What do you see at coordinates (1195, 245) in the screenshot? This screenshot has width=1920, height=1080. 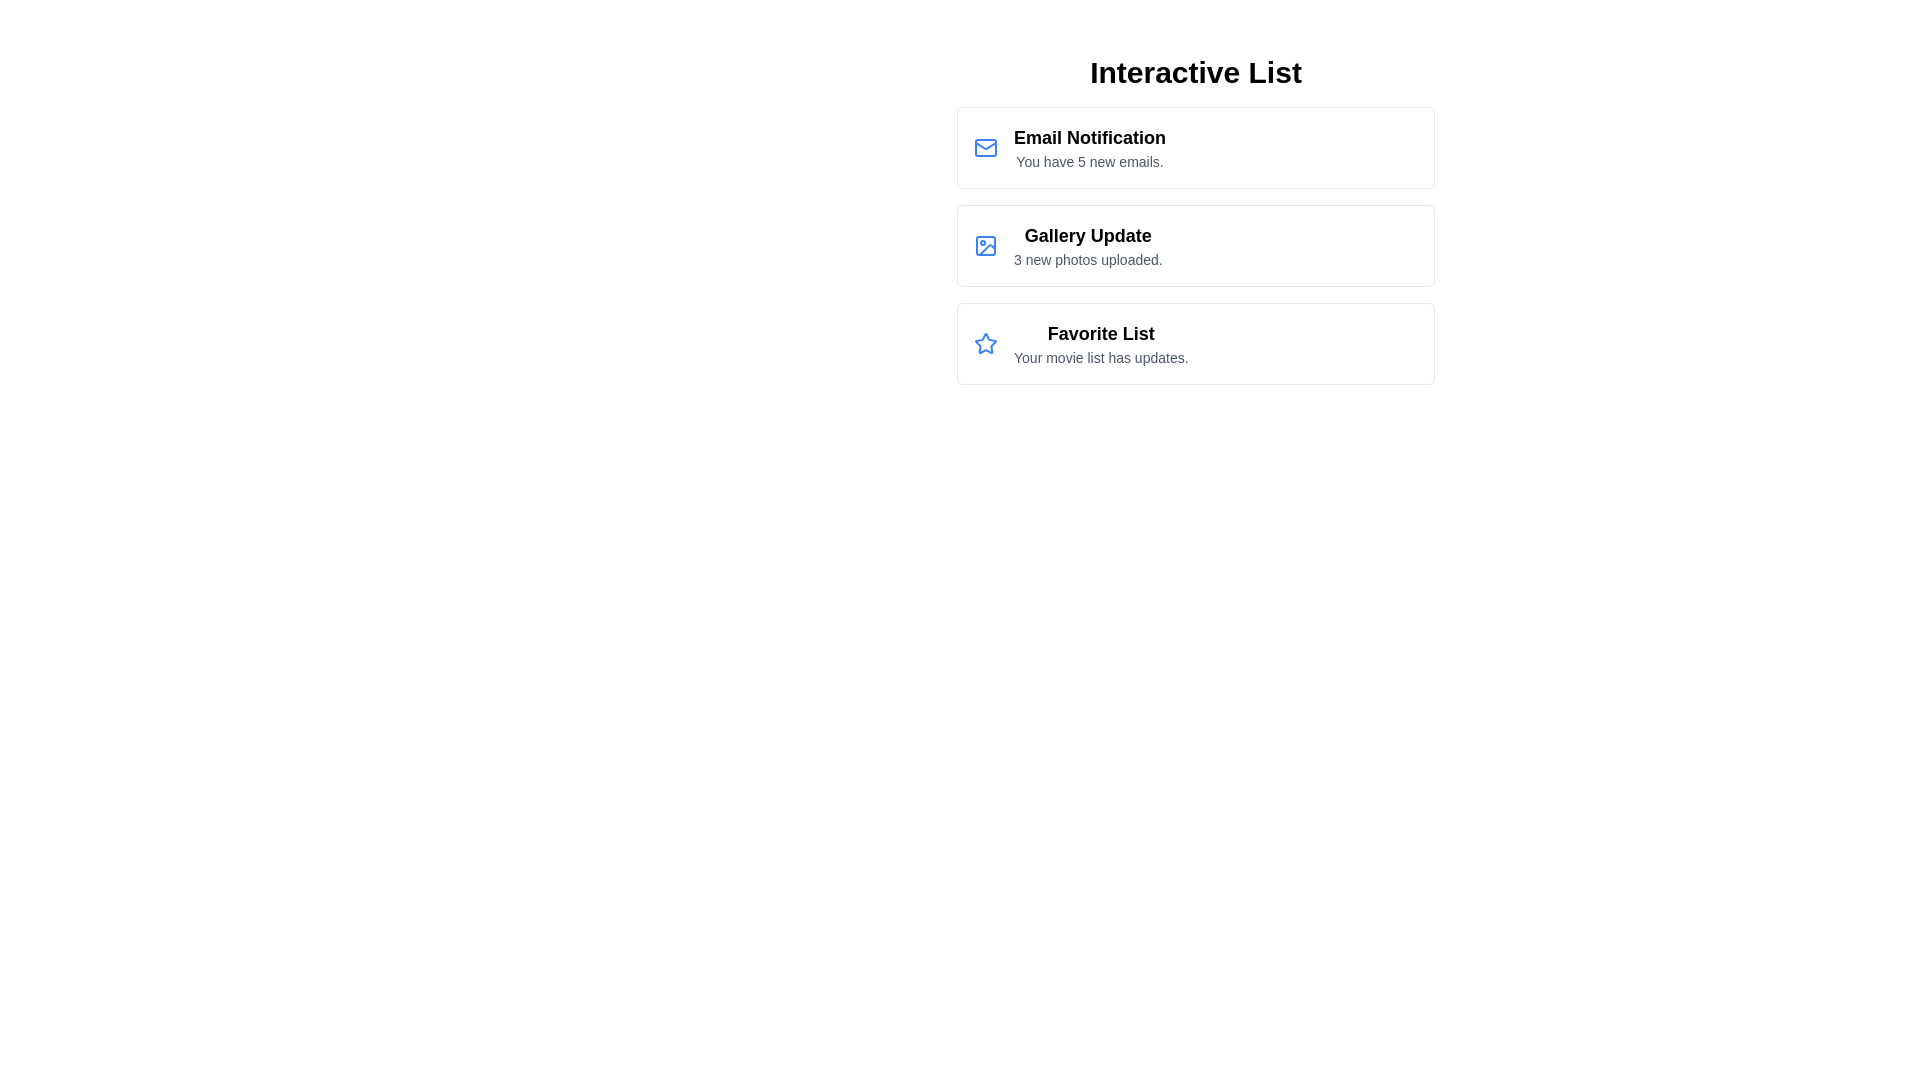 I see `the list item Gallery Update to view its hover effect` at bounding box center [1195, 245].